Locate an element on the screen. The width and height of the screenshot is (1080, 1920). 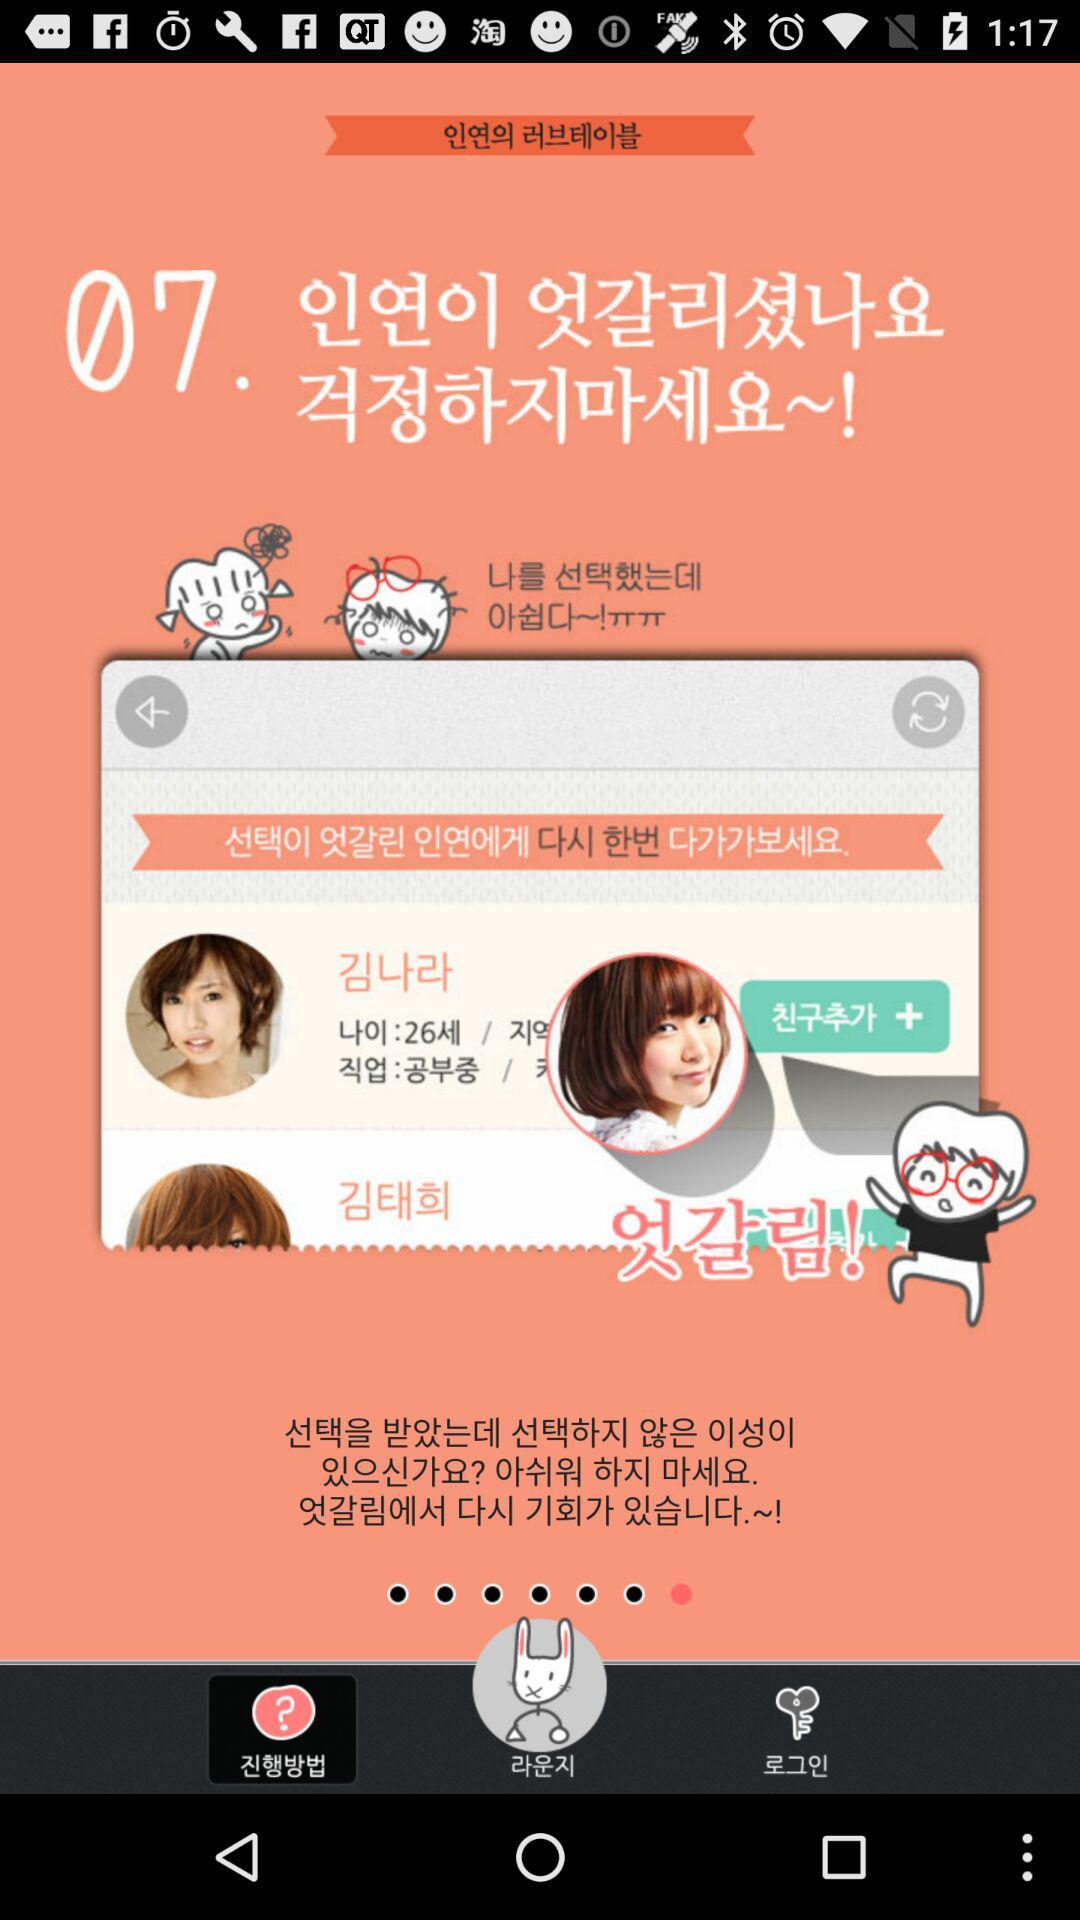
the button at the bottom right corner is located at coordinates (795, 1728).